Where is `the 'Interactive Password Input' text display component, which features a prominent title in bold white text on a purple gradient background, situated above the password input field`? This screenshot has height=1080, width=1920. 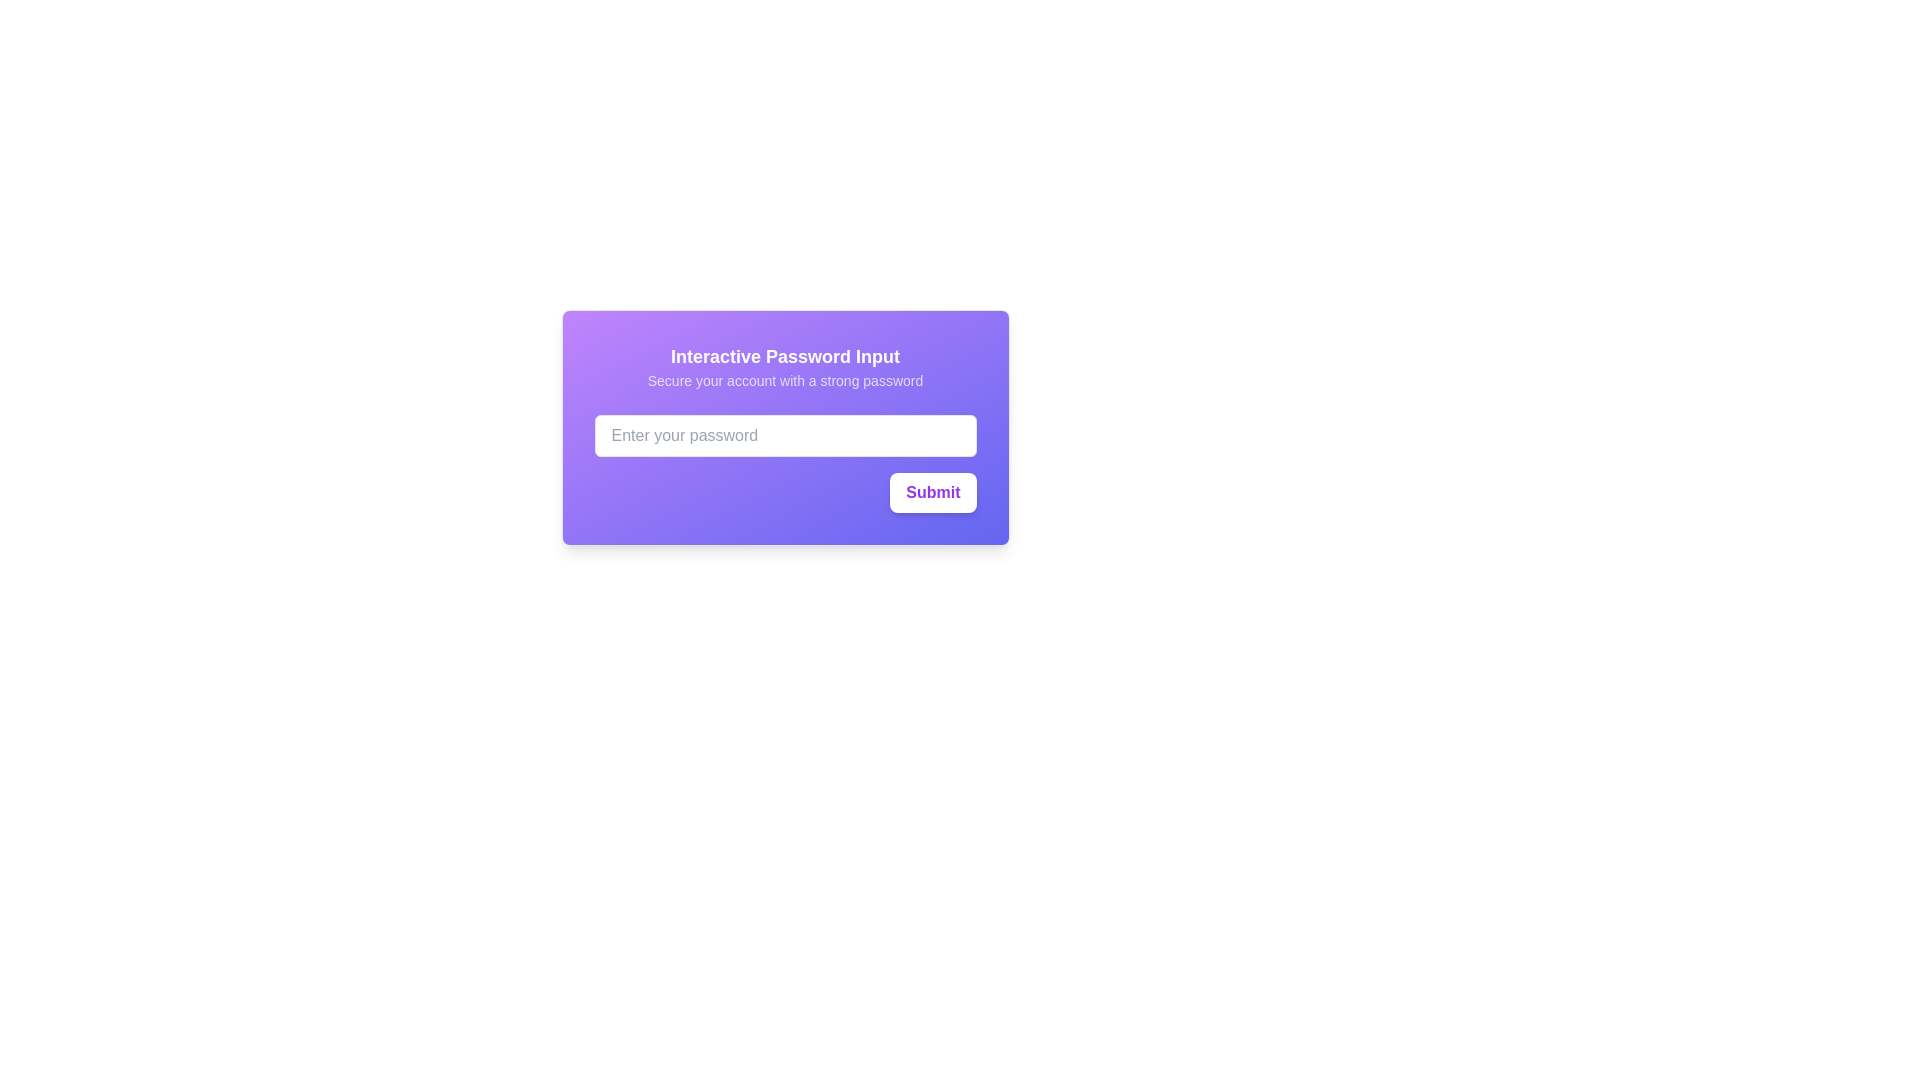
the 'Interactive Password Input' text display component, which features a prominent title in bold white text on a purple gradient background, situated above the password input field is located at coordinates (784, 366).